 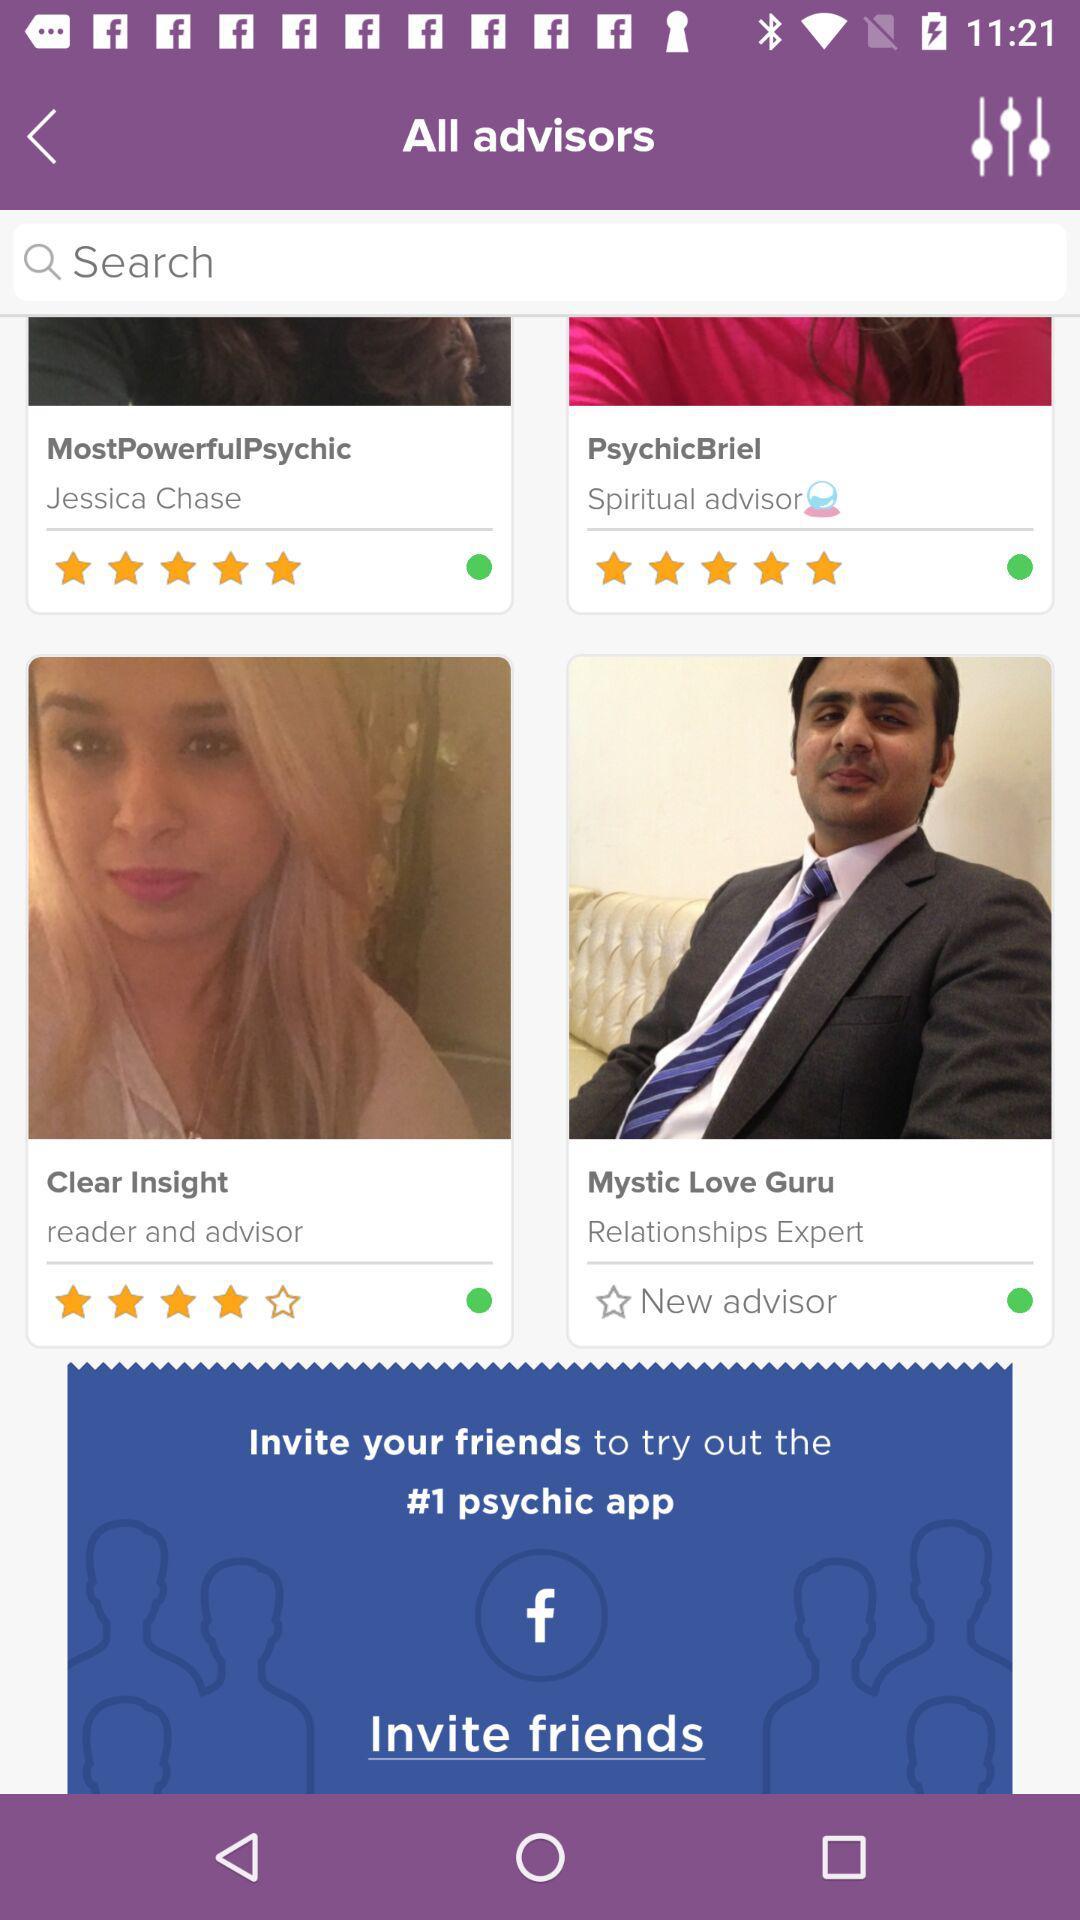 What do you see at coordinates (1011, 135) in the screenshot?
I see `media play options` at bounding box center [1011, 135].